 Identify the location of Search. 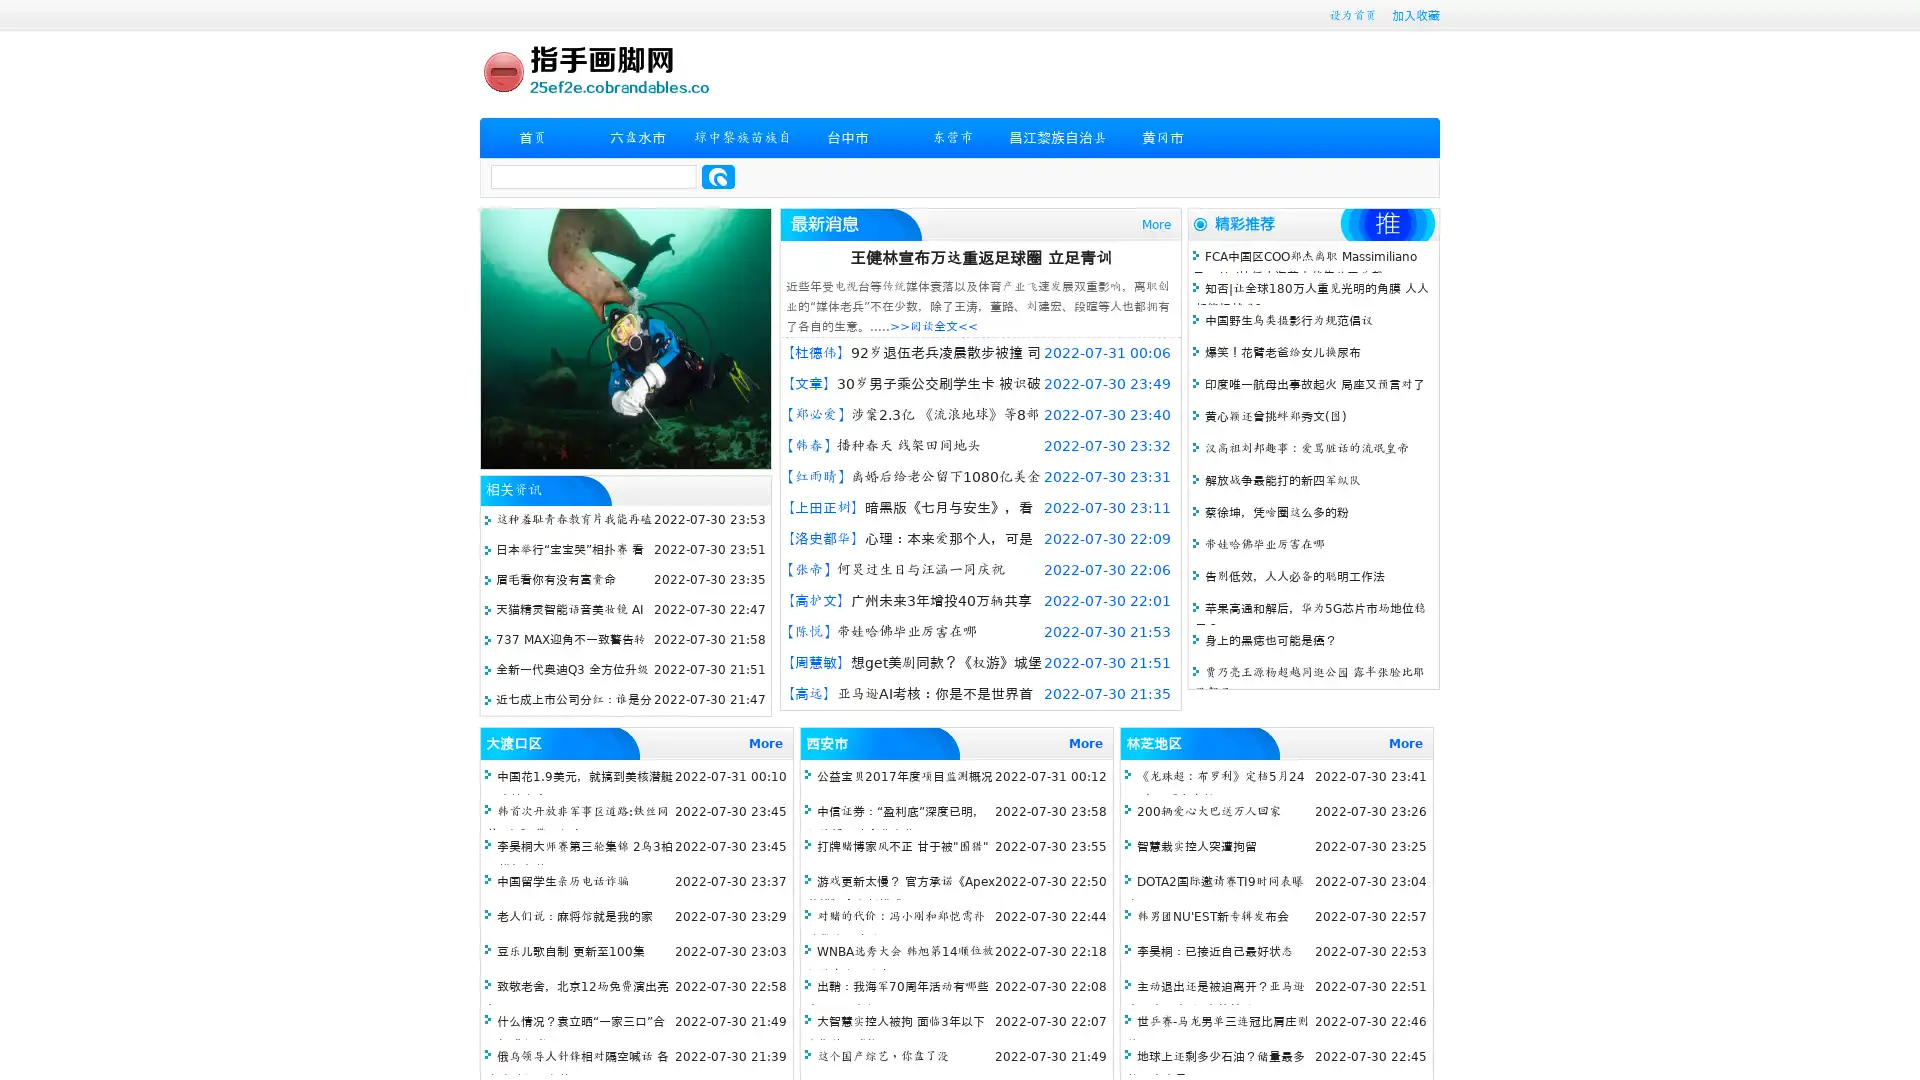
(718, 176).